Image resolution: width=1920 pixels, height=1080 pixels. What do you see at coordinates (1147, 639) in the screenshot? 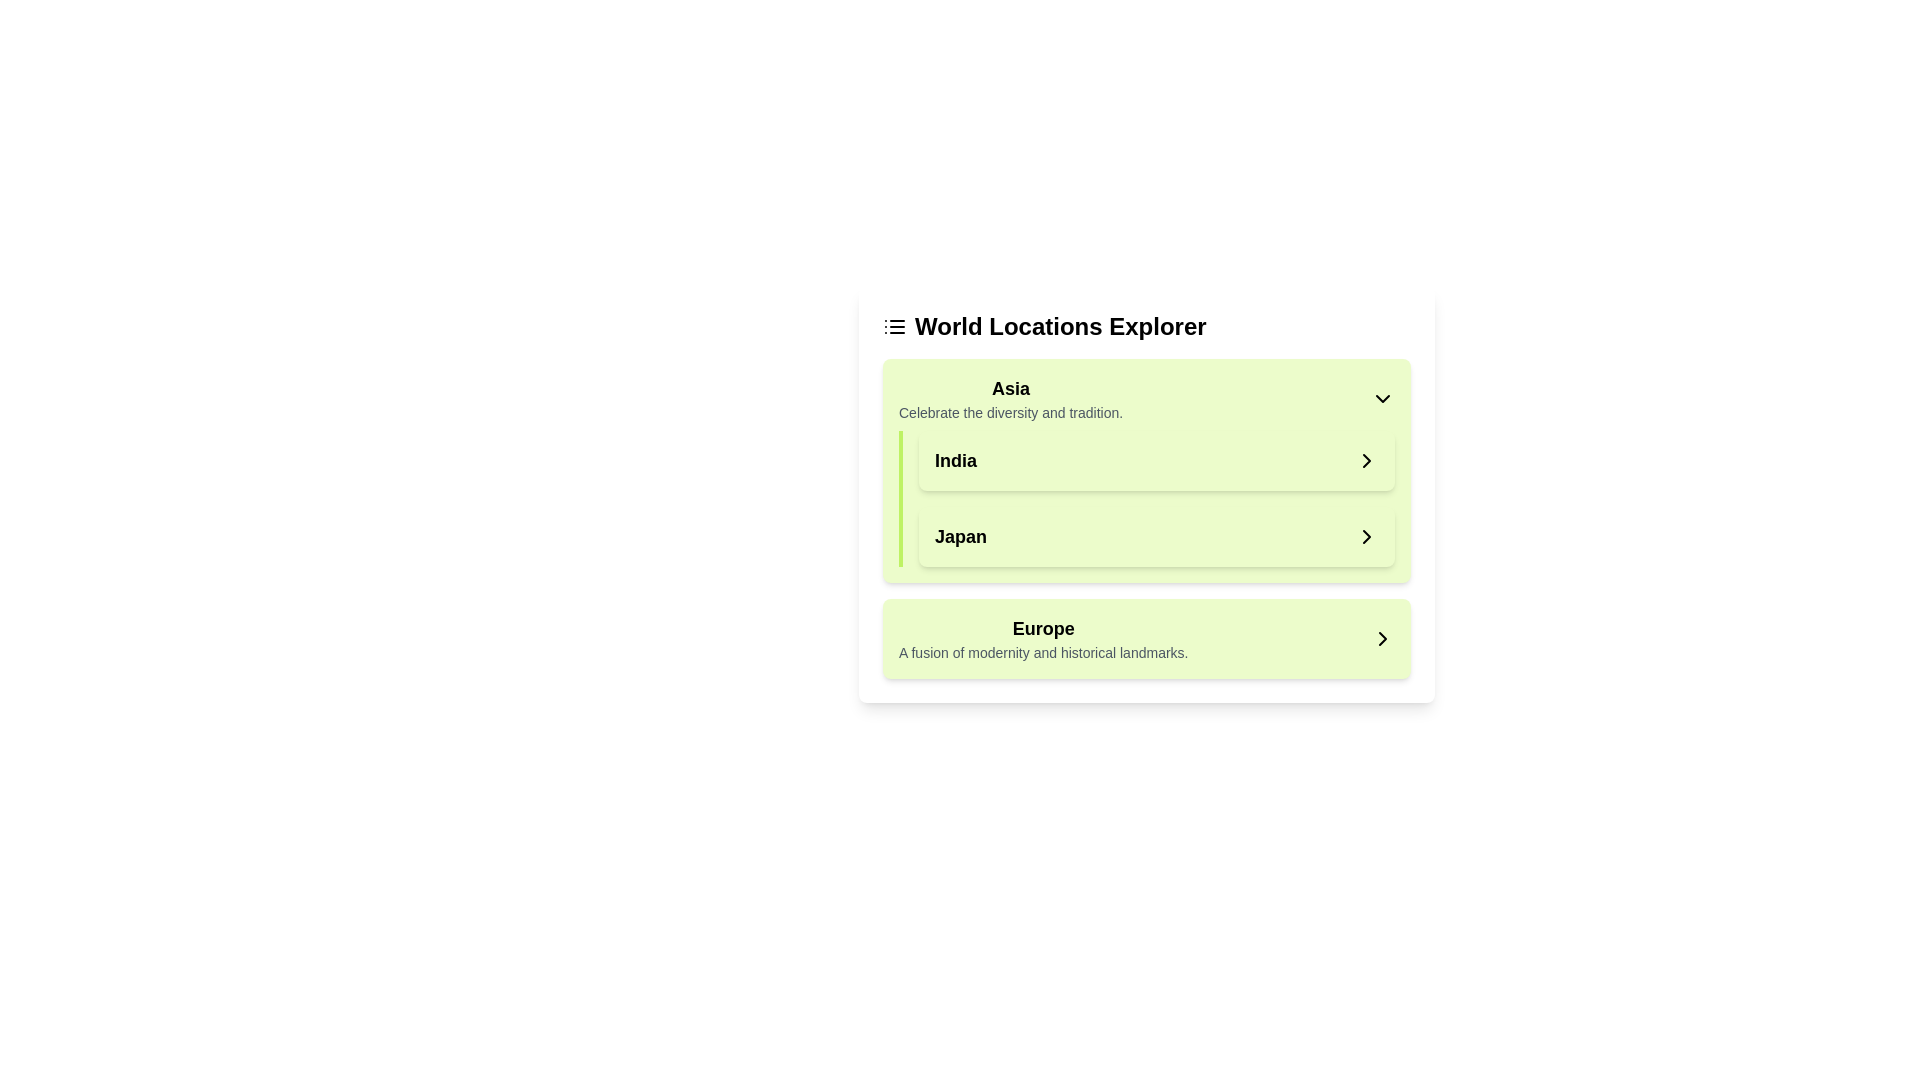
I see `the interactive list item entry for 'Europe' to navigate` at bounding box center [1147, 639].